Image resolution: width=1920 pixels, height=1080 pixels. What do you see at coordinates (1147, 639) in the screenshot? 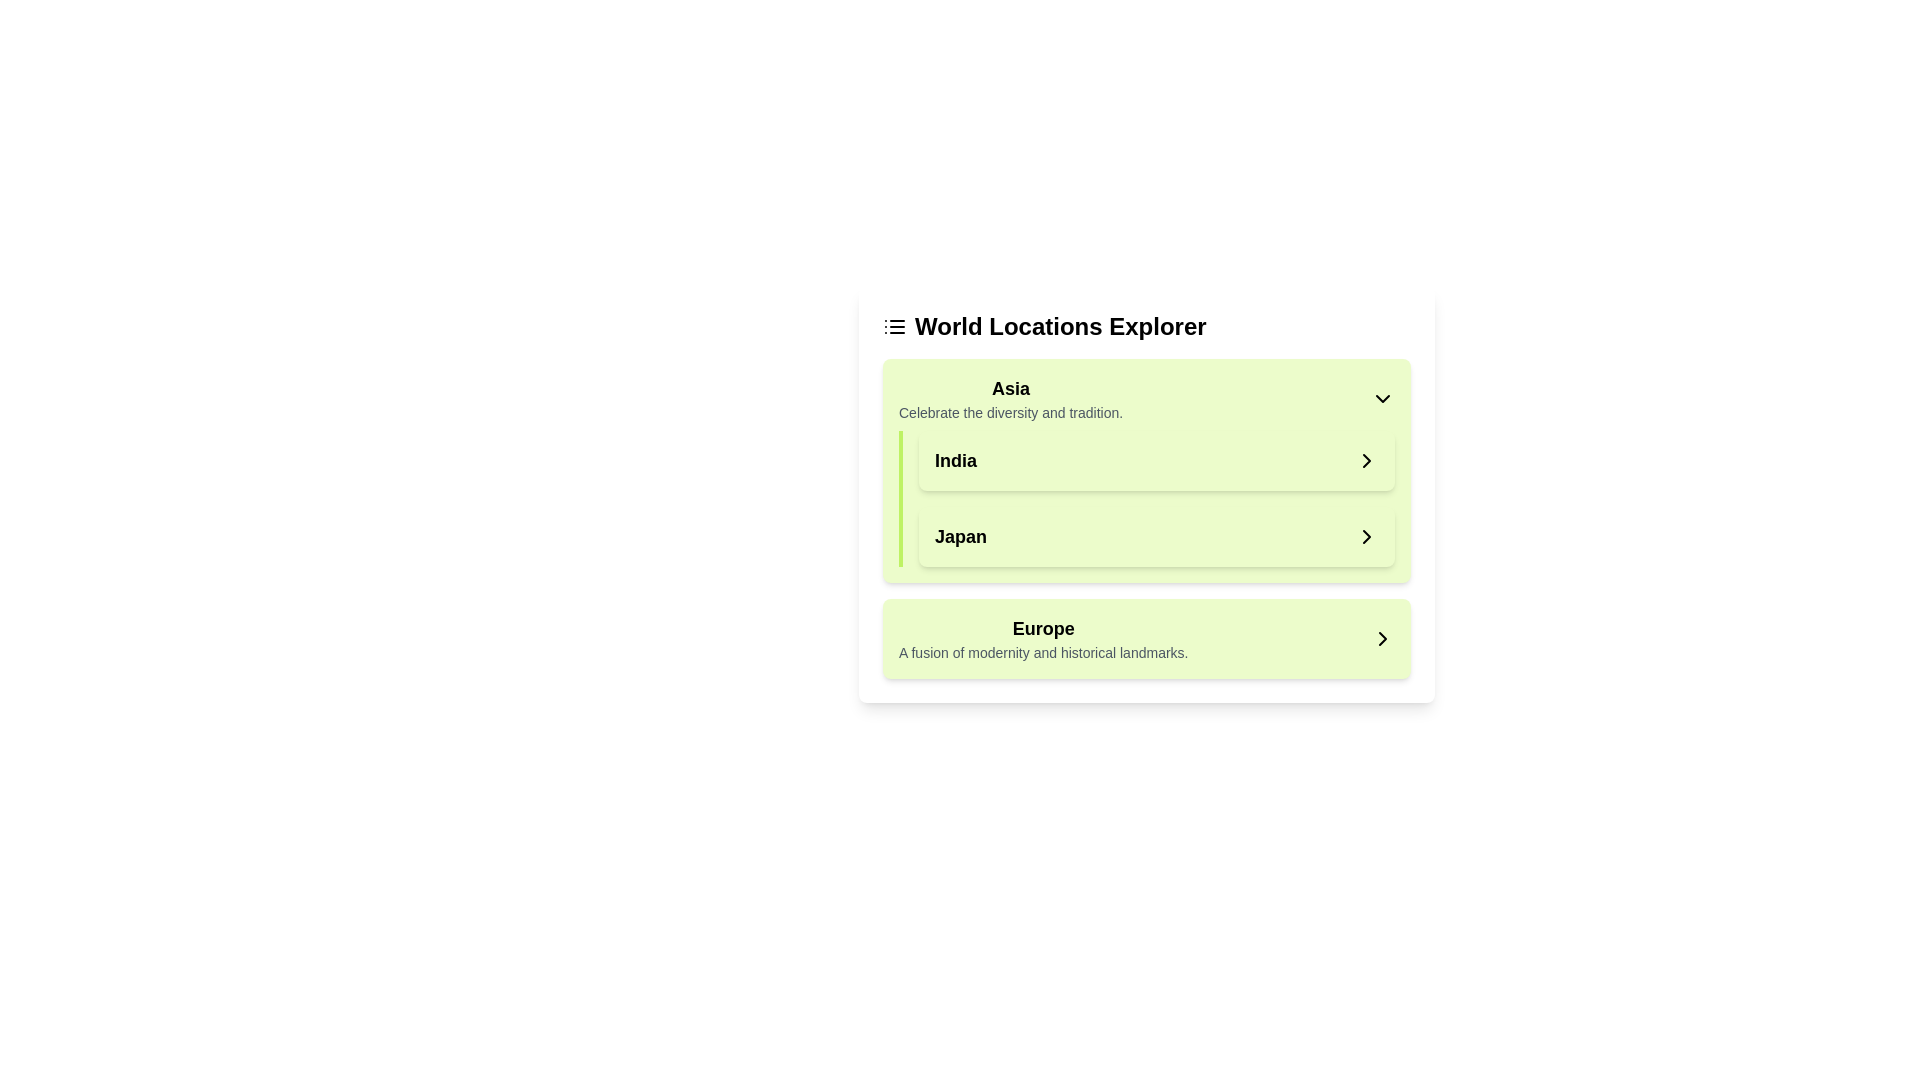
I see `the interactive list item entry for 'Europe' to navigate` at bounding box center [1147, 639].